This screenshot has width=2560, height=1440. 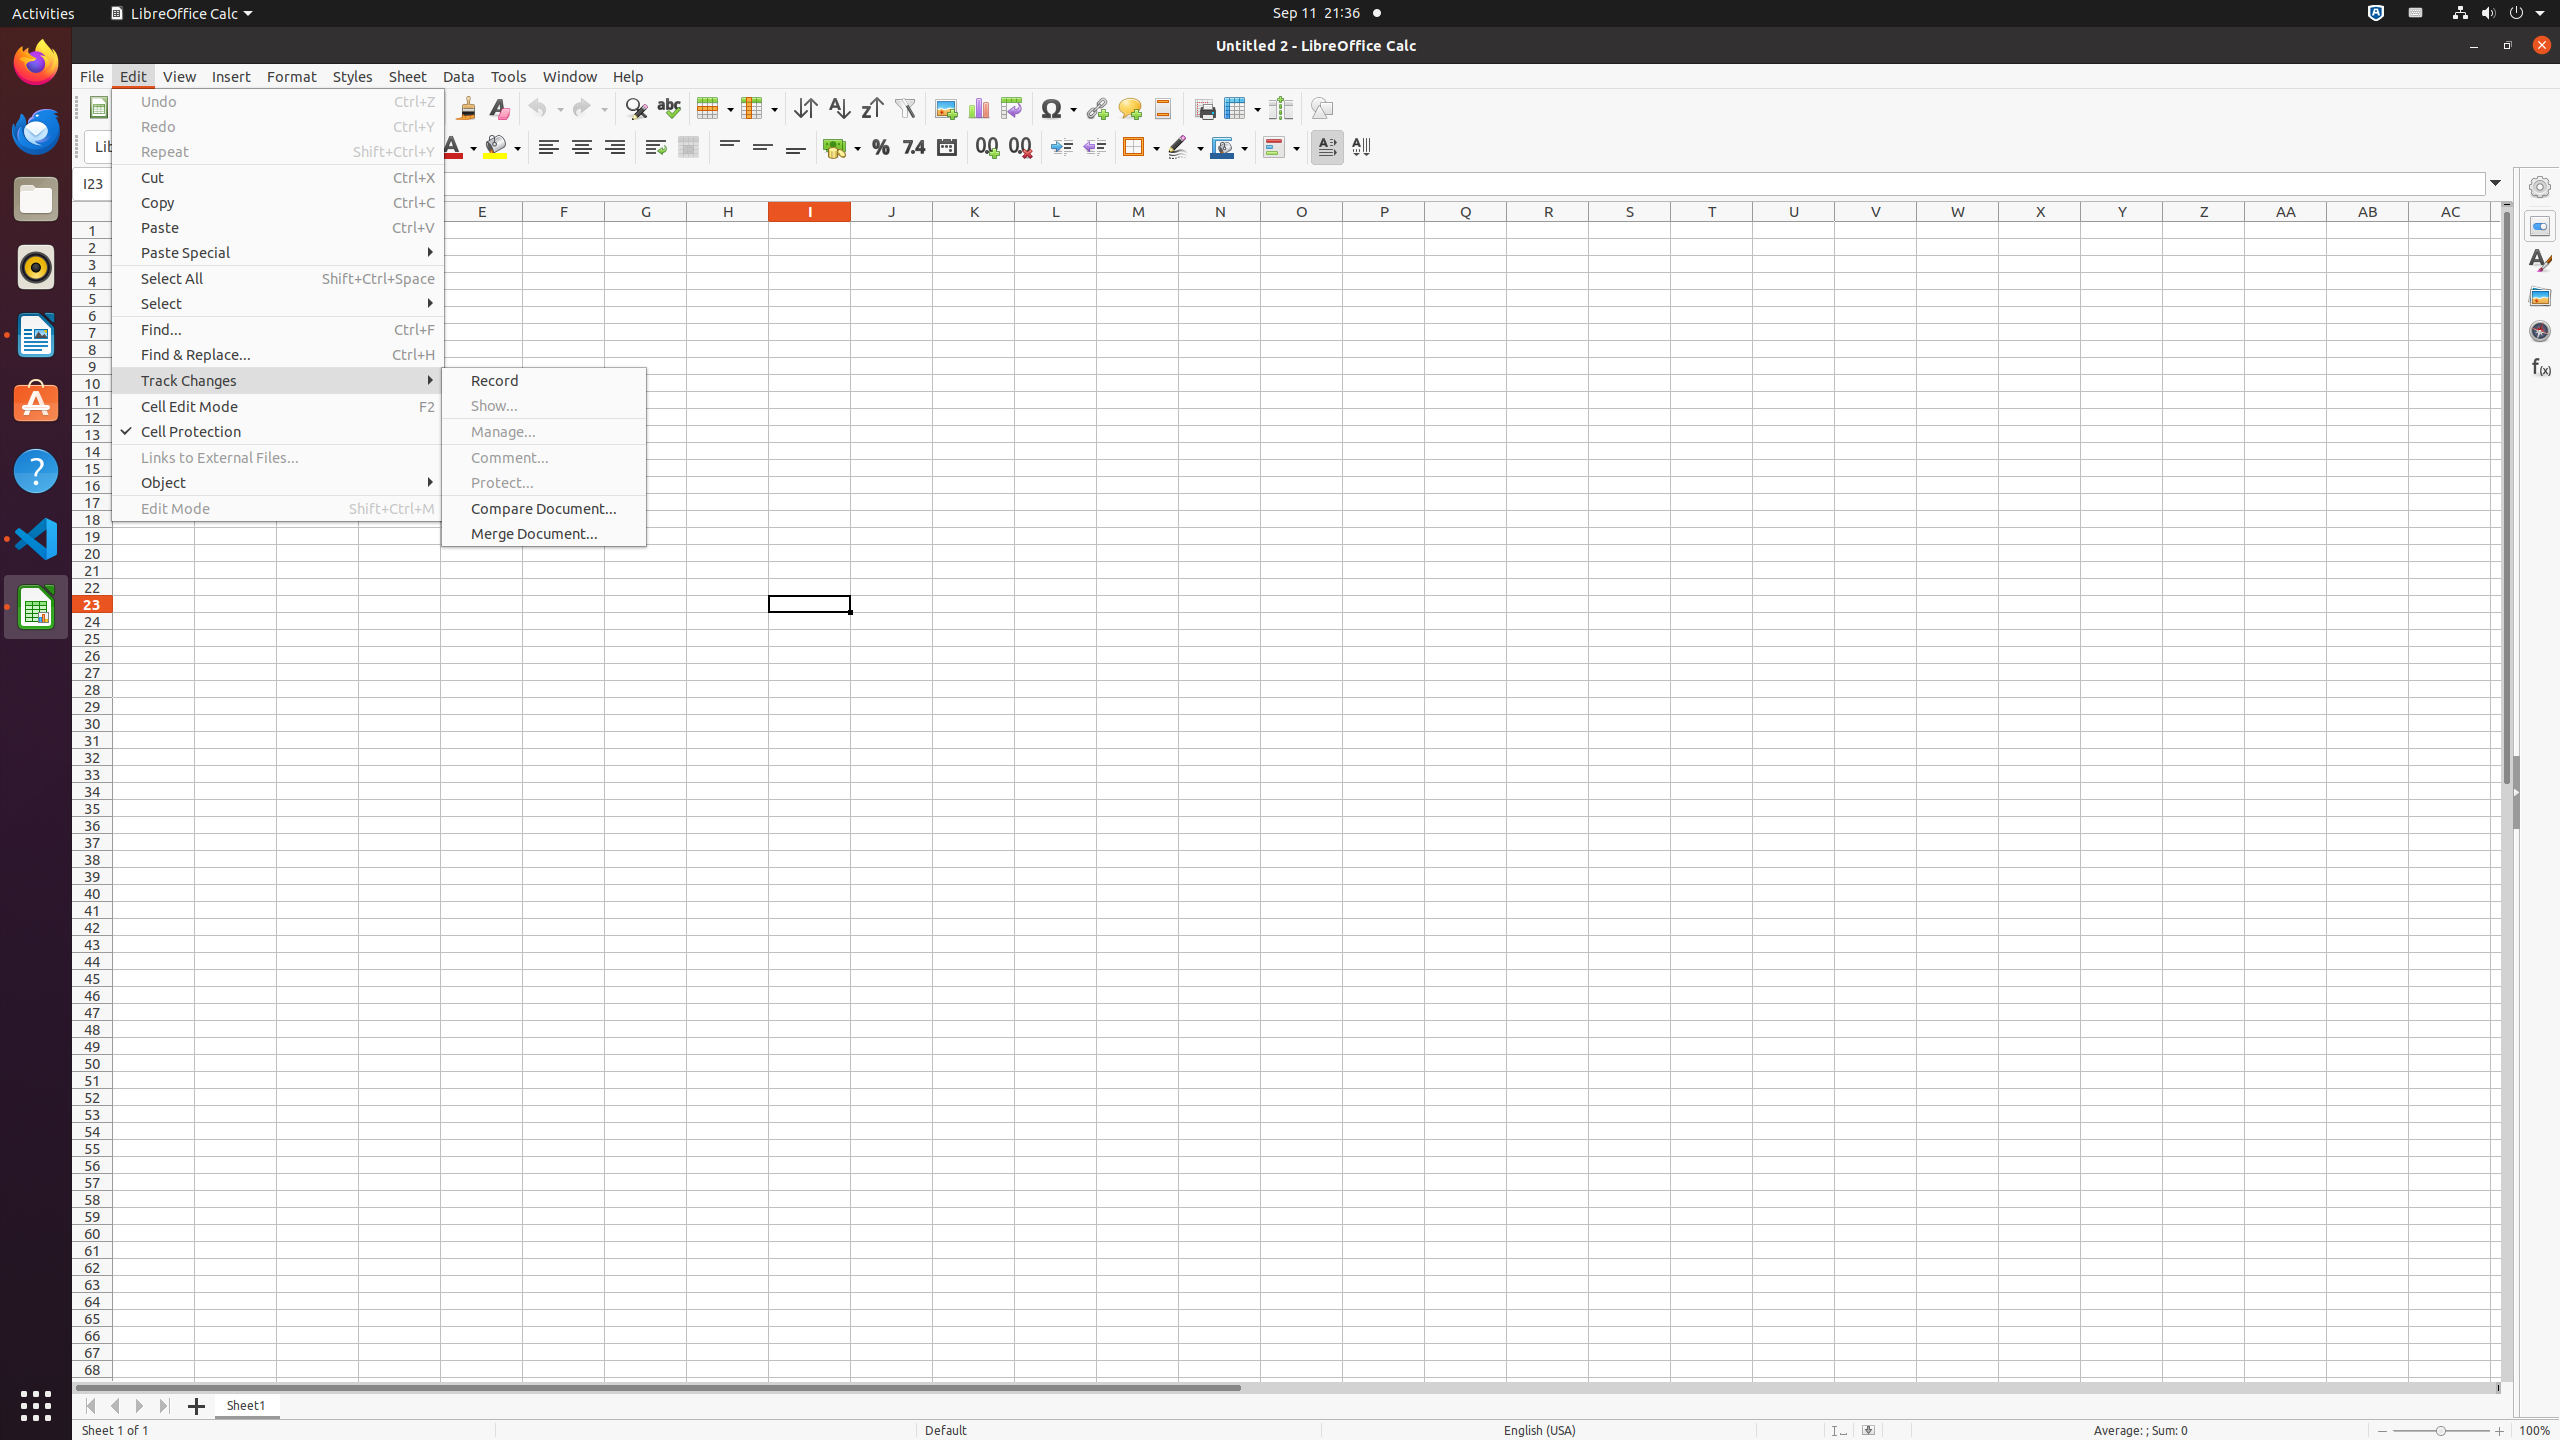 What do you see at coordinates (913, 146) in the screenshot?
I see `'Number'` at bounding box center [913, 146].